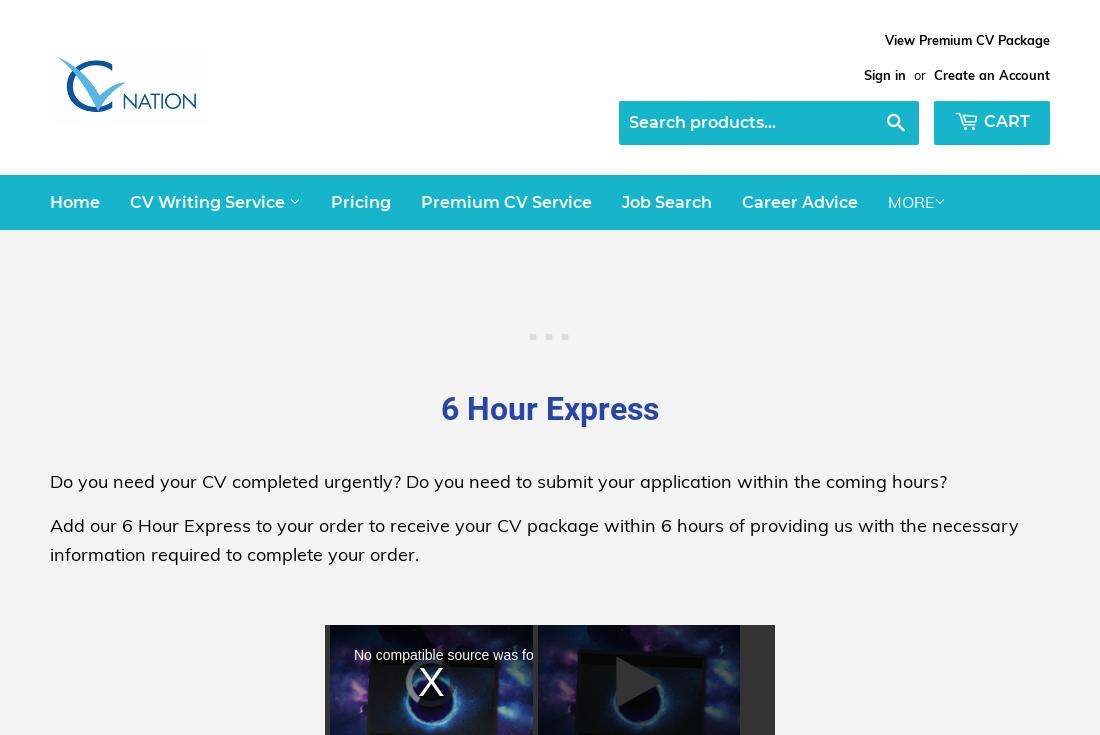 This screenshot has width=1100, height=735. What do you see at coordinates (911, 201) in the screenshot?
I see `'More'` at bounding box center [911, 201].